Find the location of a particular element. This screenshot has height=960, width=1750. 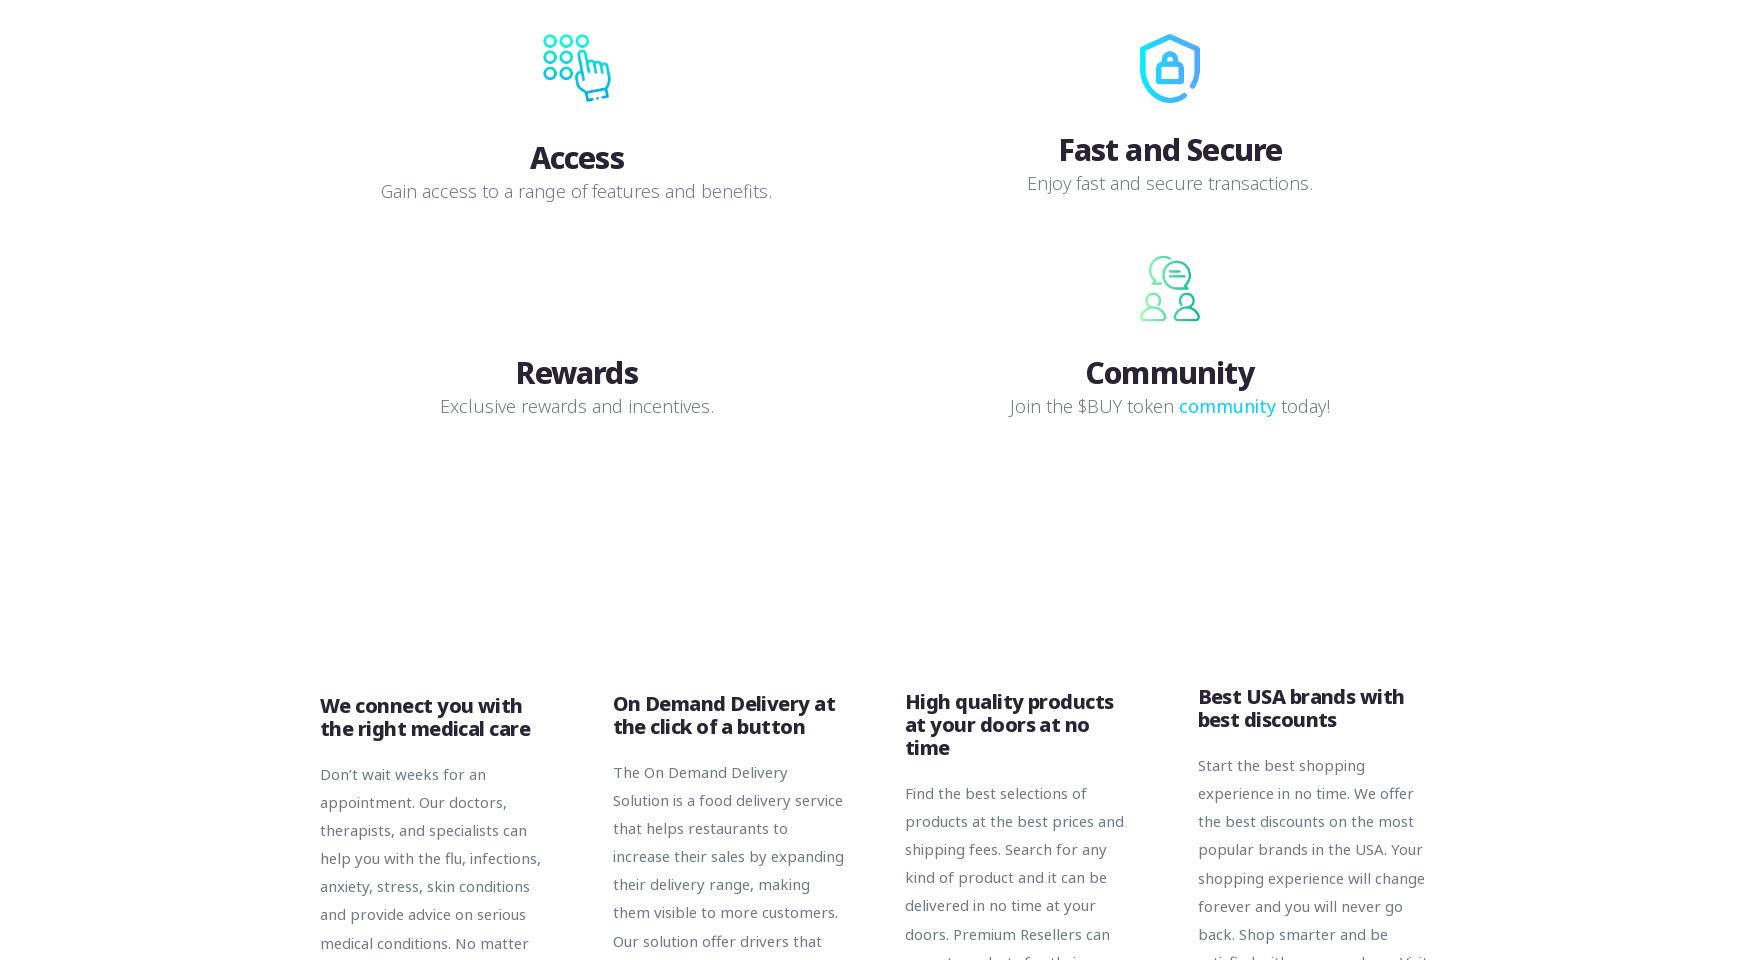

'today!' is located at coordinates (1301, 404).